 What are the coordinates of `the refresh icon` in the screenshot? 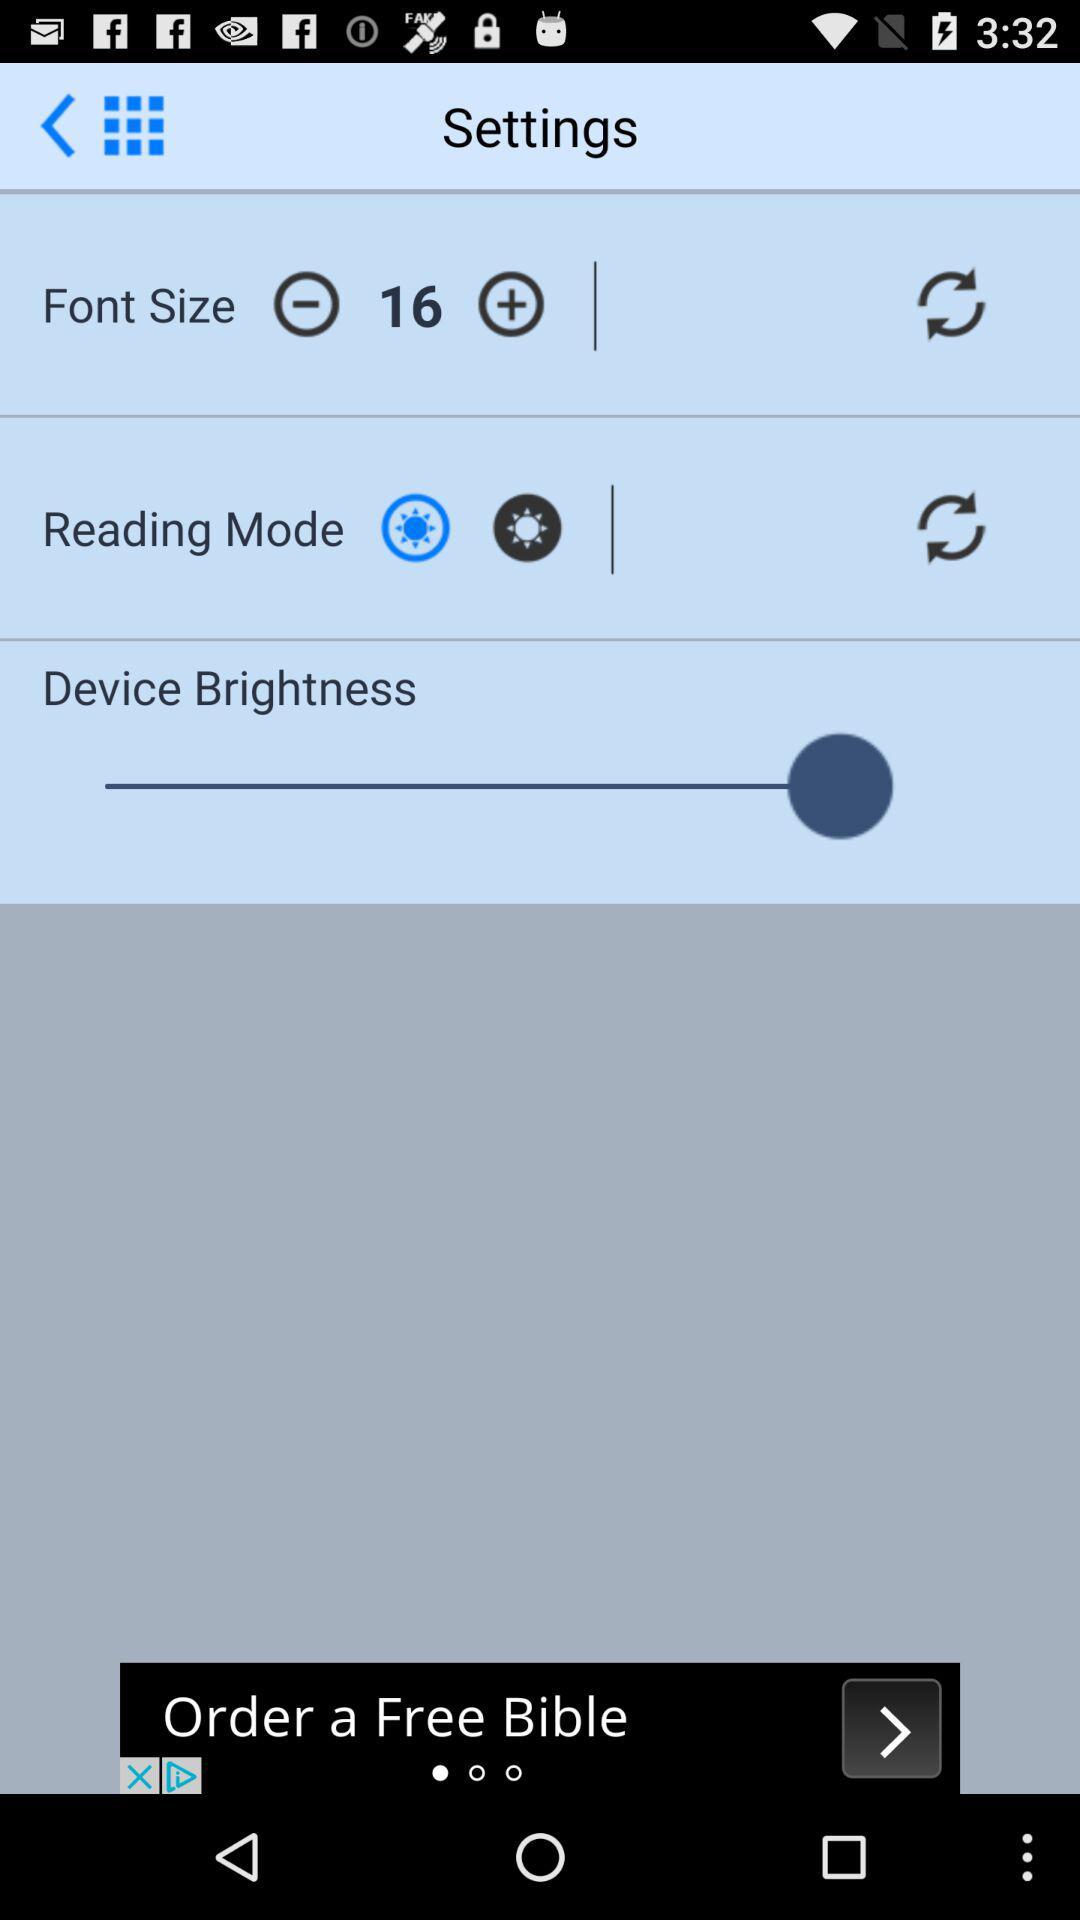 It's located at (950, 325).